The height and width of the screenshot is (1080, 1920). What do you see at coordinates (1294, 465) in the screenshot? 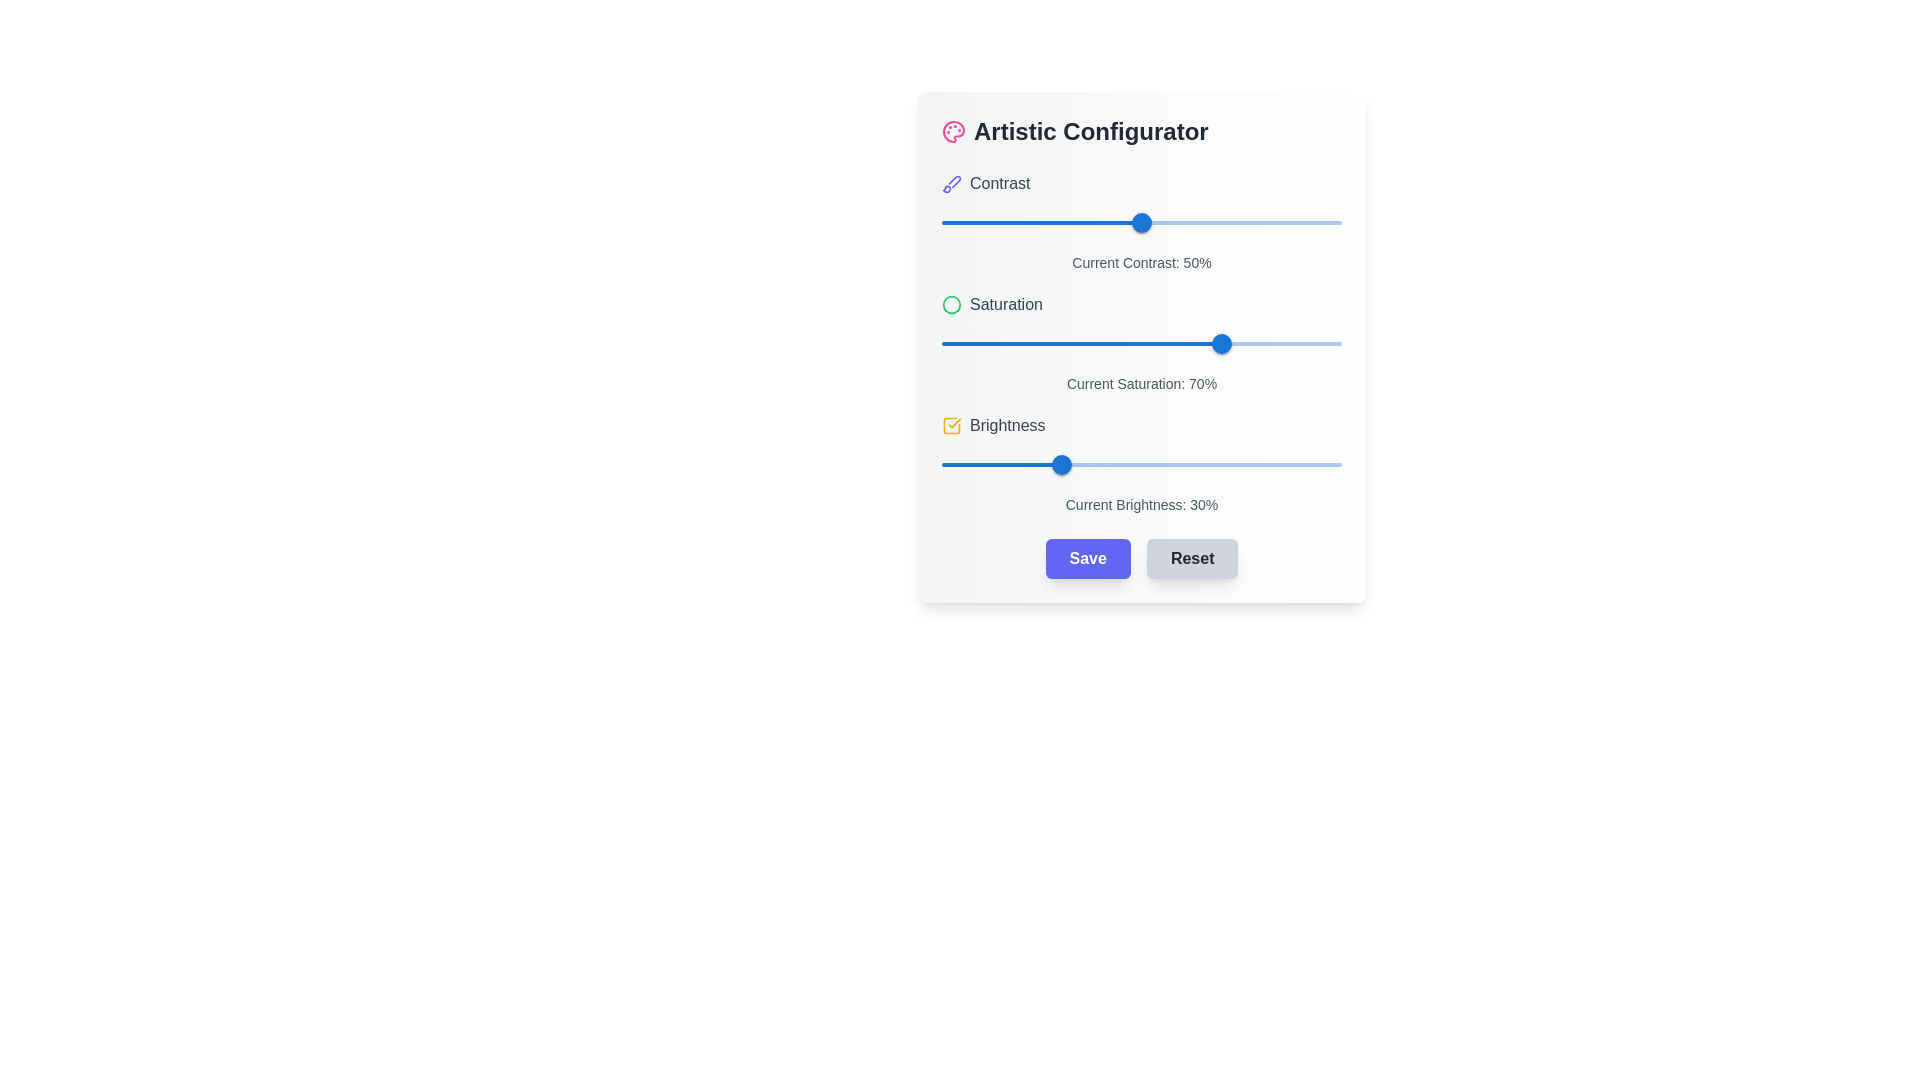
I see `the brightness level` at bounding box center [1294, 465].